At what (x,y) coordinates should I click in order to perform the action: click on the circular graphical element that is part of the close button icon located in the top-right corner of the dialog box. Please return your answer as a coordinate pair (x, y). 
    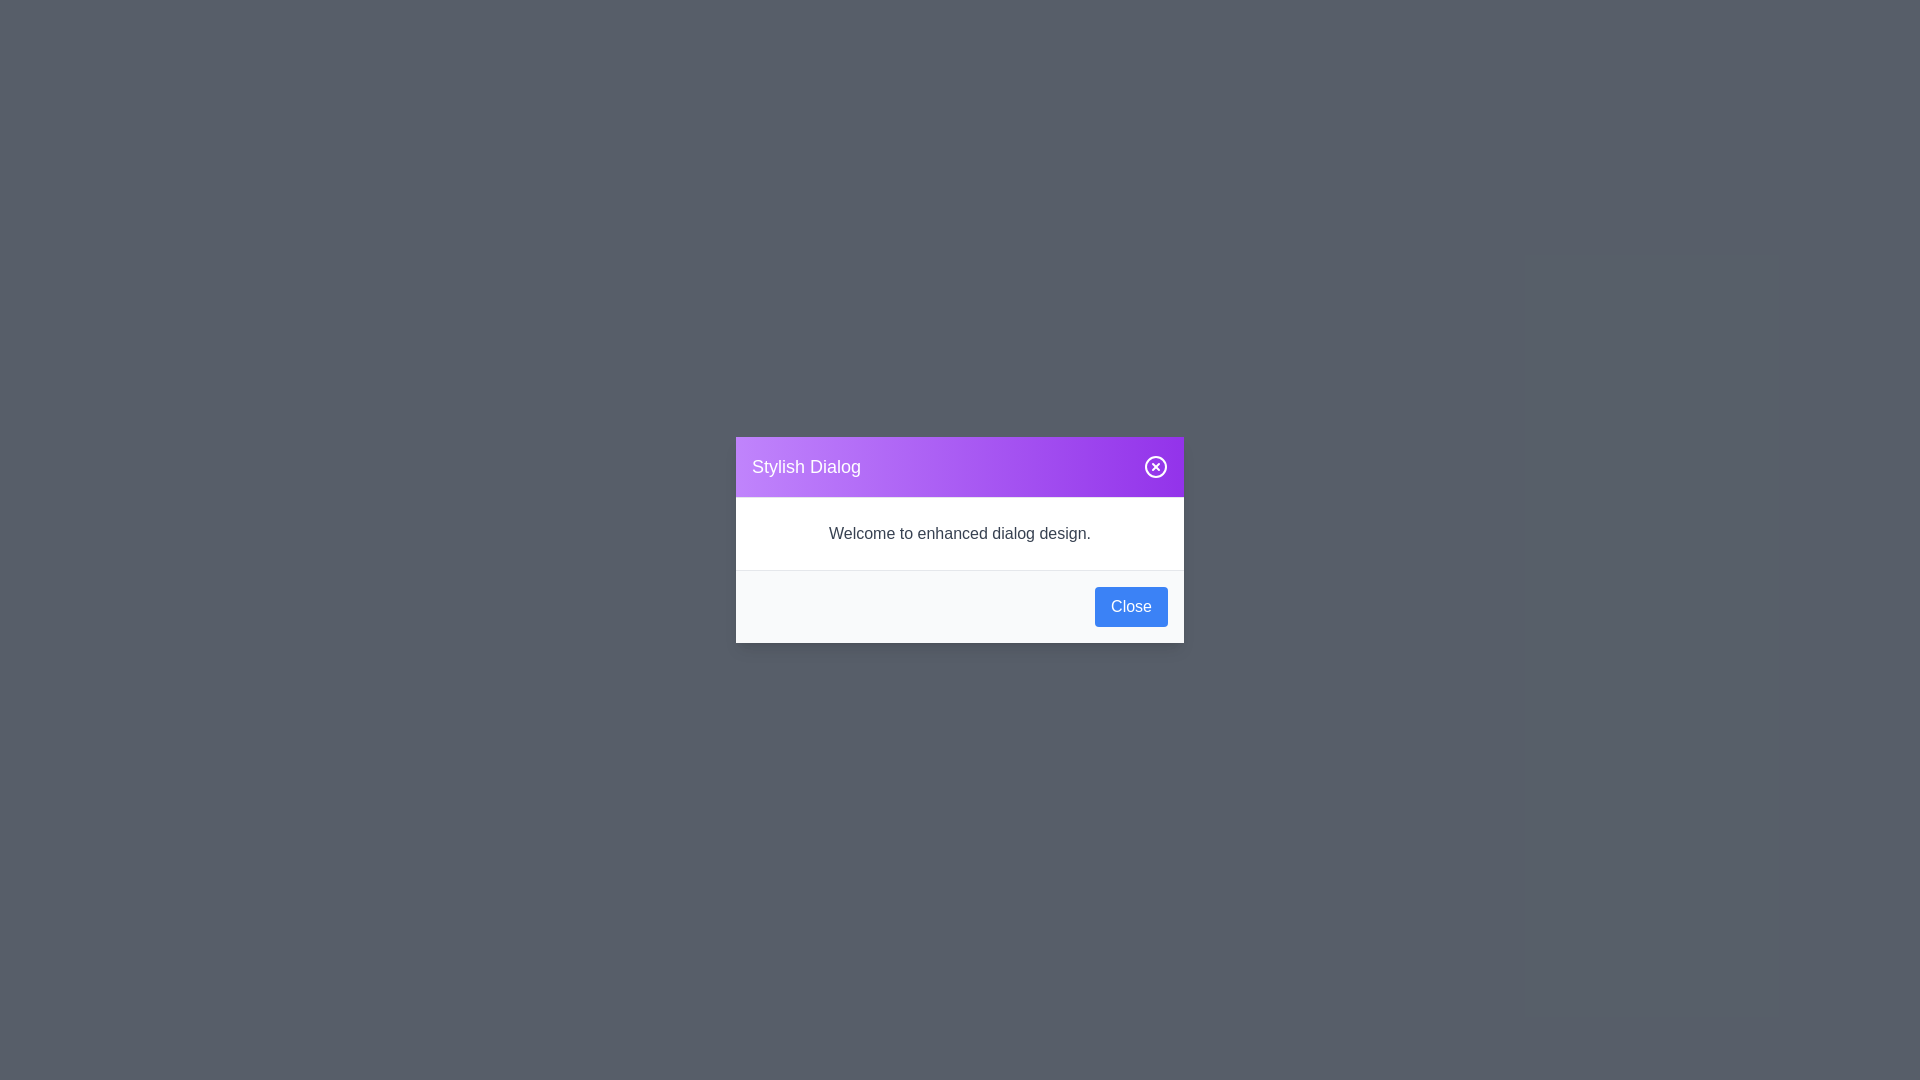
    Looking at the image, I should click on (1156, 466).